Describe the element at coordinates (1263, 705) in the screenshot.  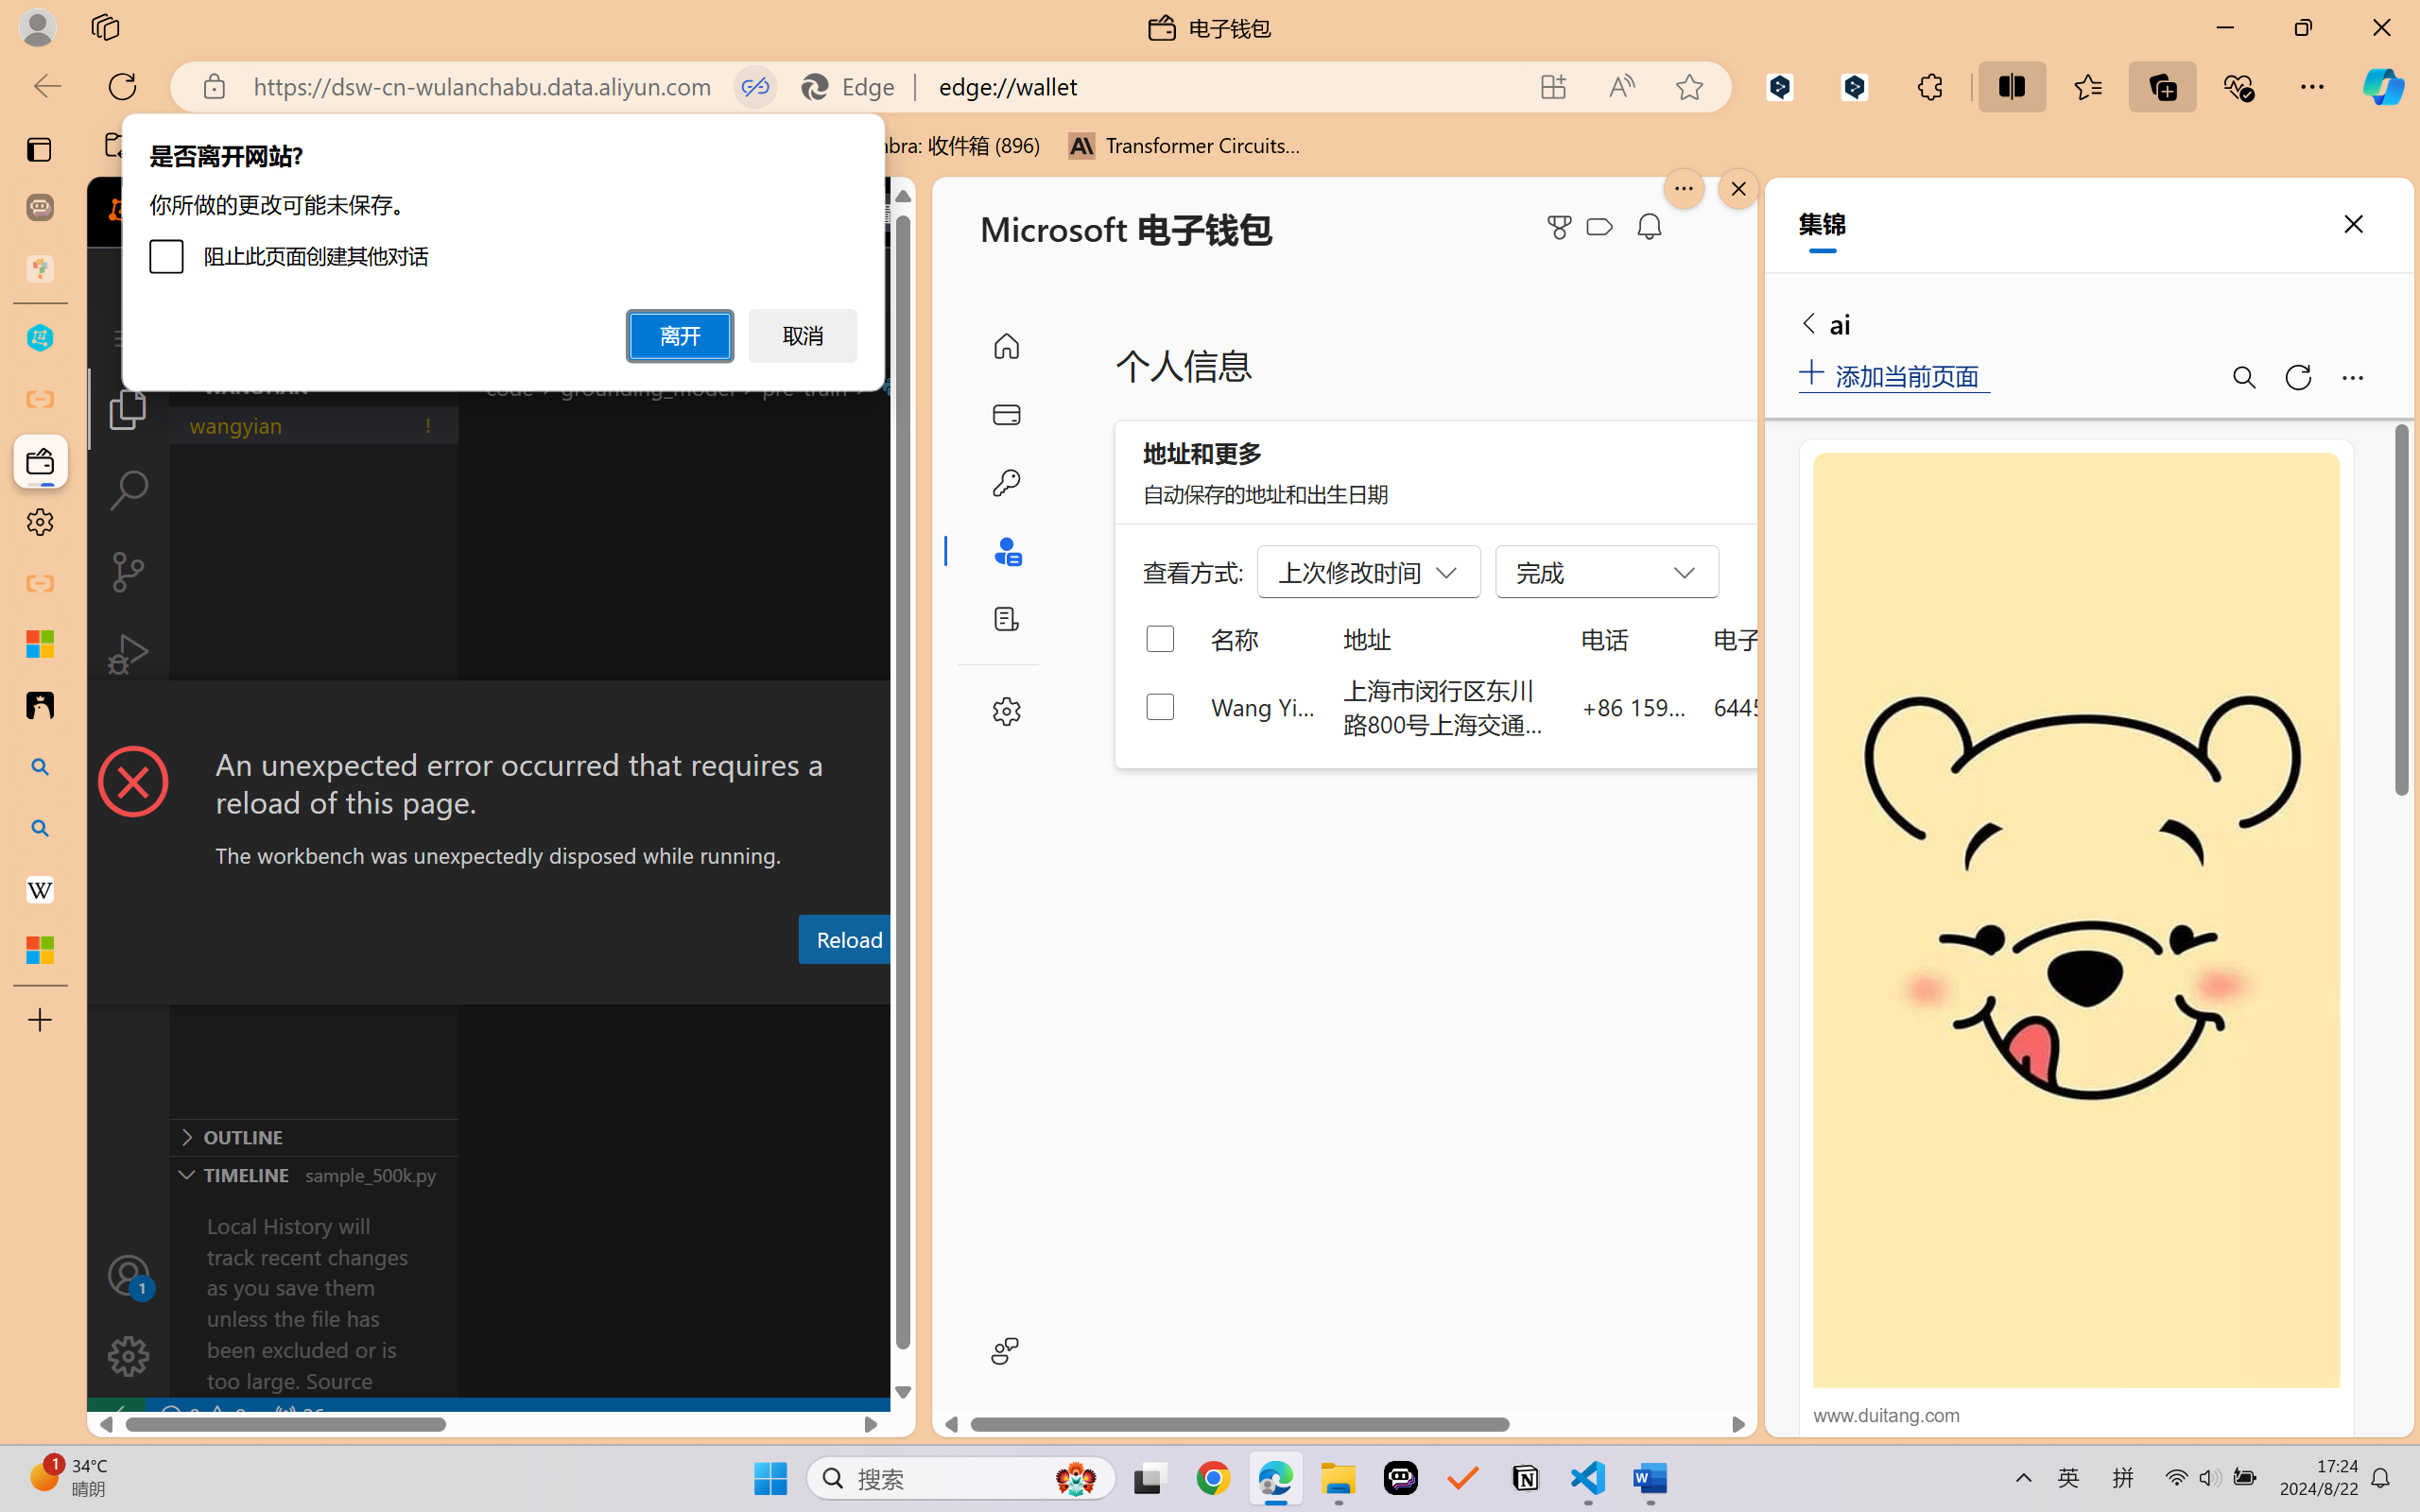
I see `'Wang Yian'` at that location.